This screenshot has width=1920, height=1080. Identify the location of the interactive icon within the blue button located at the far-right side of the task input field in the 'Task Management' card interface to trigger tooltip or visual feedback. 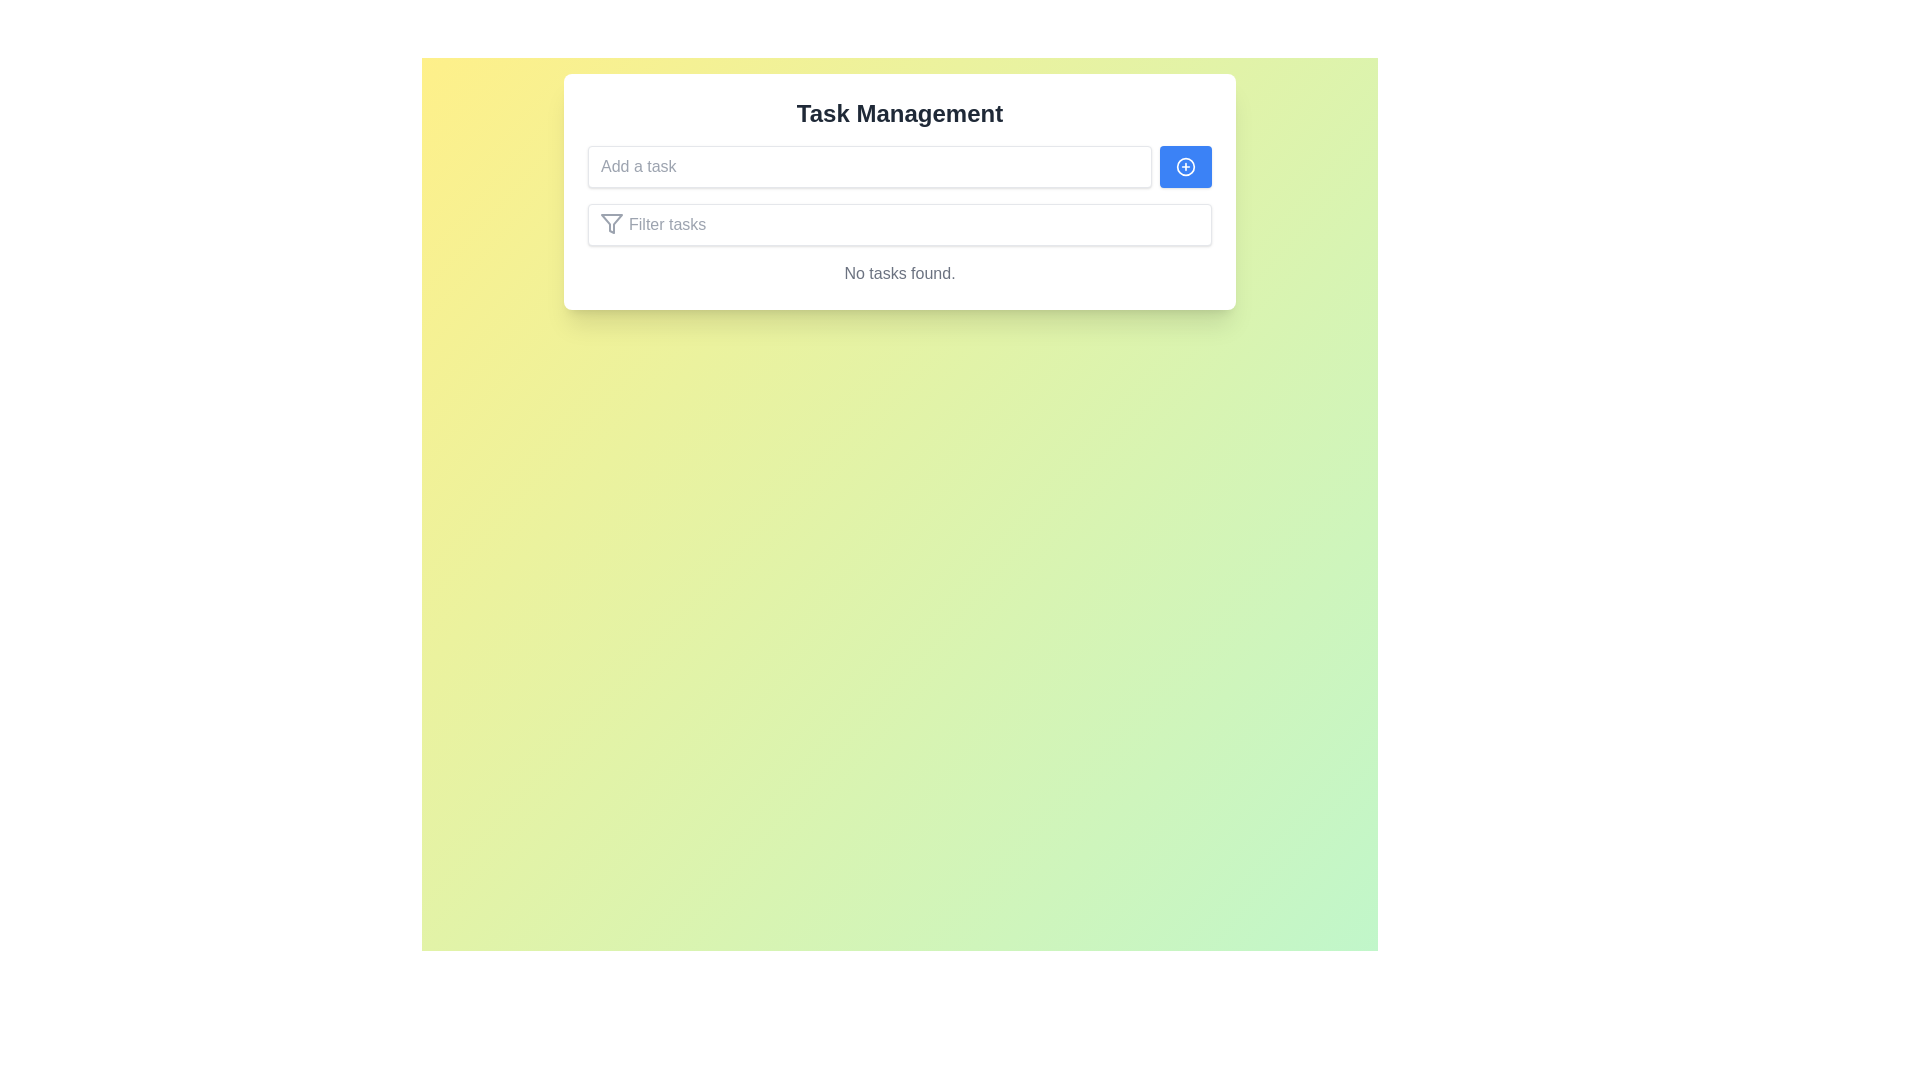
(1185, 165).